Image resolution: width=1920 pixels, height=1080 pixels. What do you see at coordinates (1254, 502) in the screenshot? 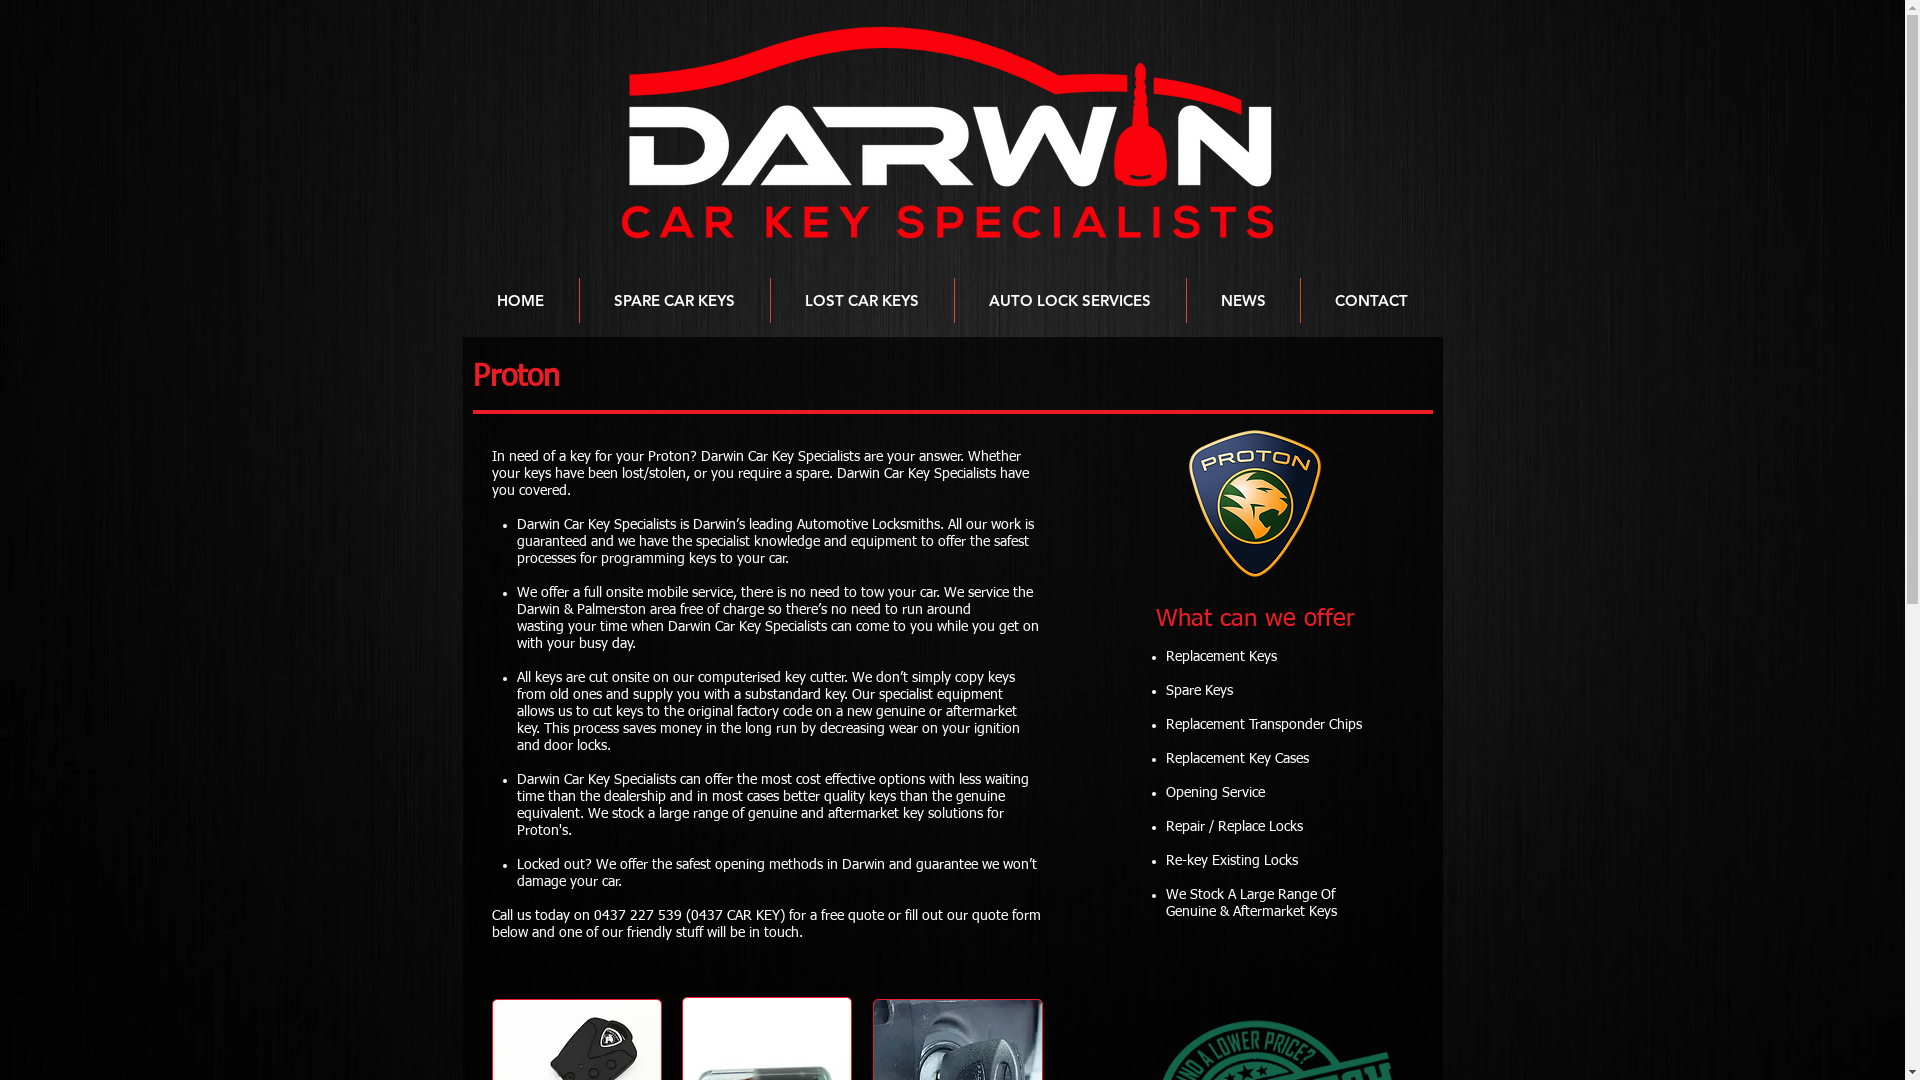
I see `'2000px-Proton_Logo.svg.png'` at bounding box center [1254, 502].